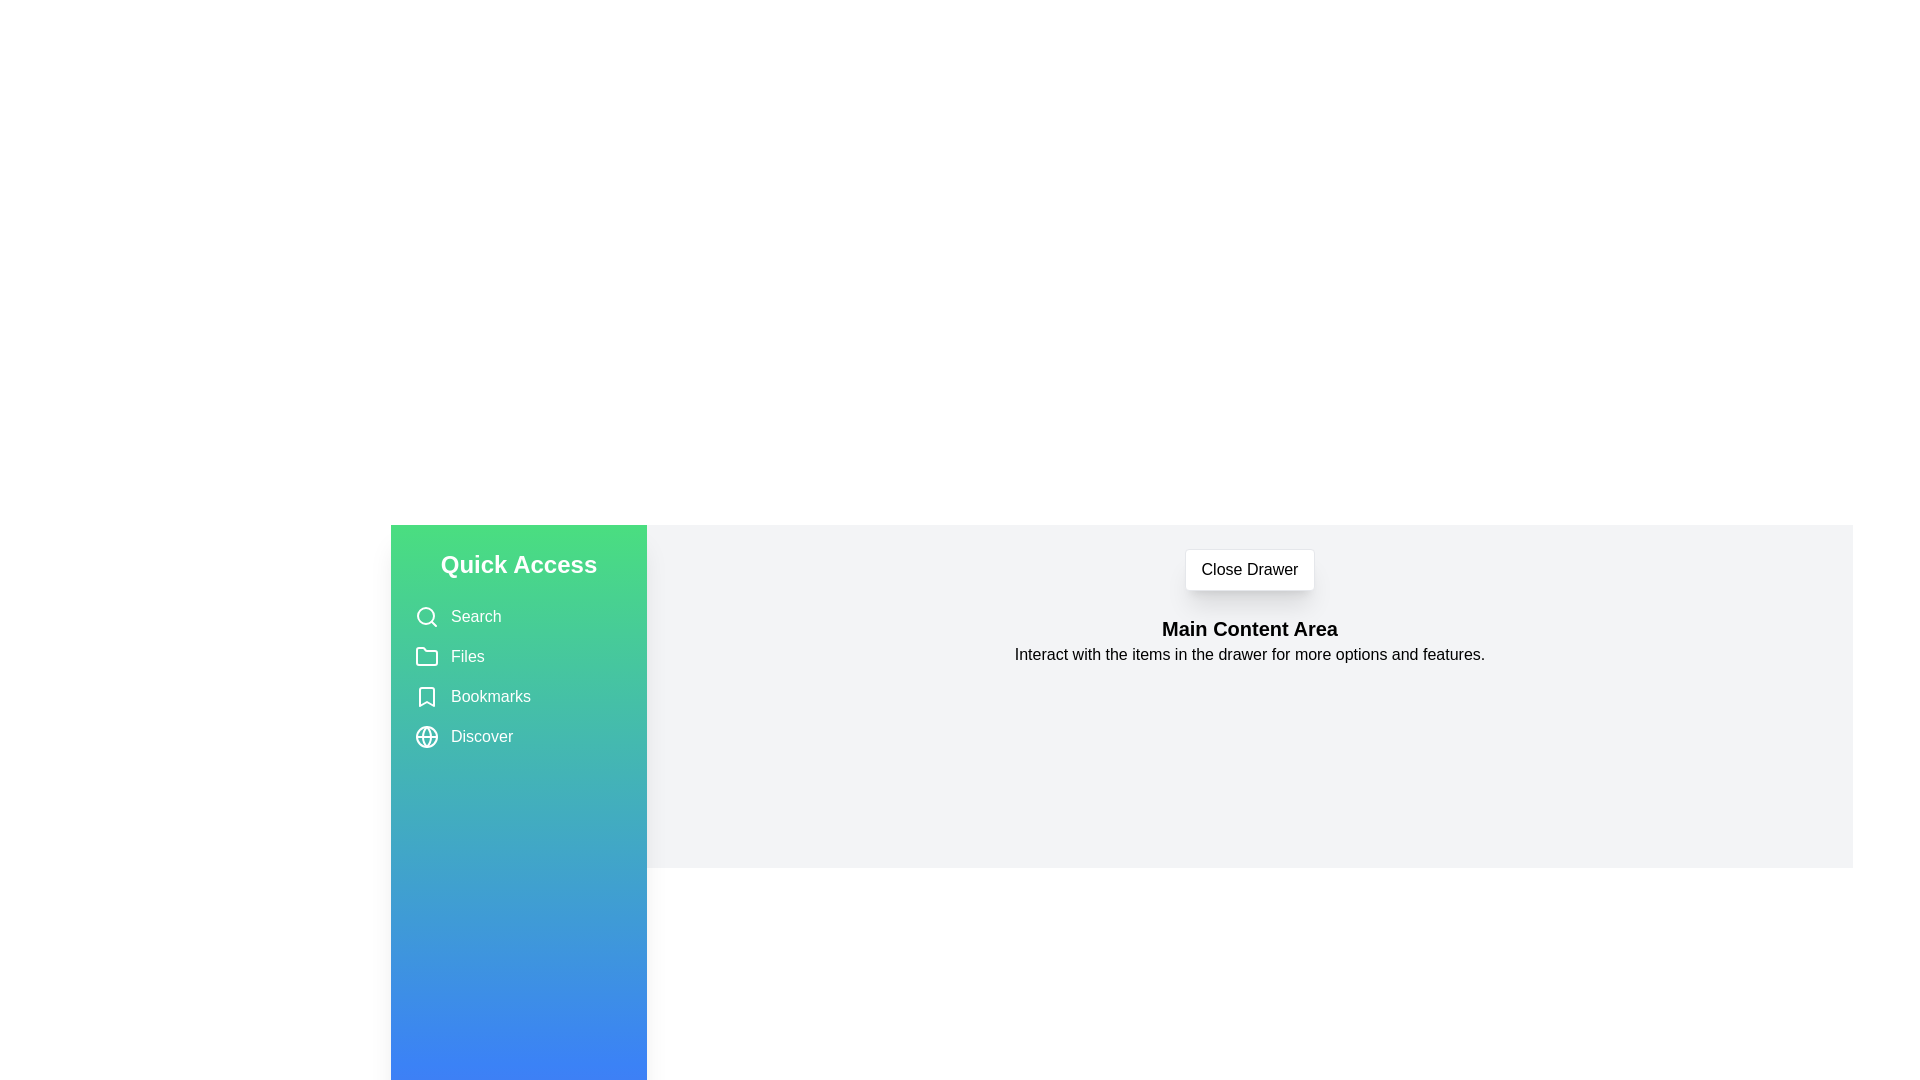 This screenshot has width=1920, height=1080. Describe the element at coordinates (518, 616) in the screenshot. I see `the item Search in the drawer to select it` at that location.